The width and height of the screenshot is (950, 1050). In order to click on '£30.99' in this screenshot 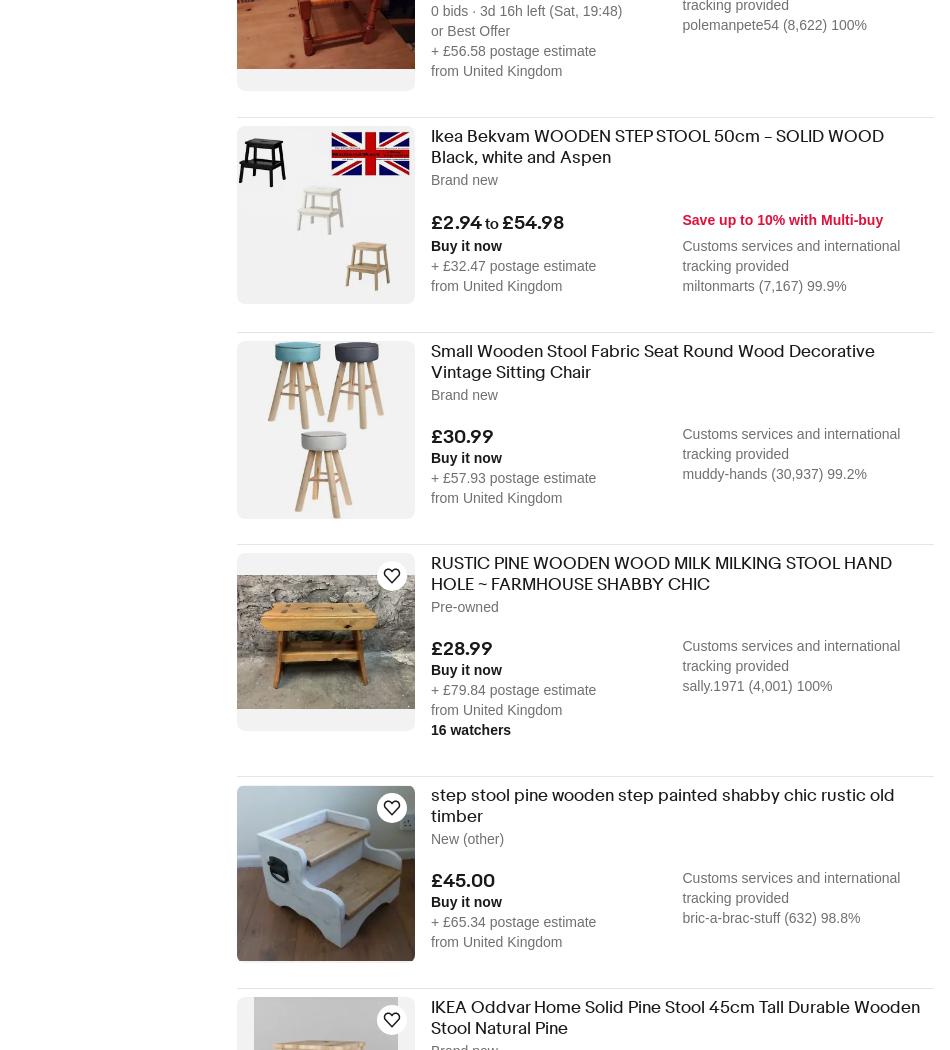, I will do `click(461, 434)`.